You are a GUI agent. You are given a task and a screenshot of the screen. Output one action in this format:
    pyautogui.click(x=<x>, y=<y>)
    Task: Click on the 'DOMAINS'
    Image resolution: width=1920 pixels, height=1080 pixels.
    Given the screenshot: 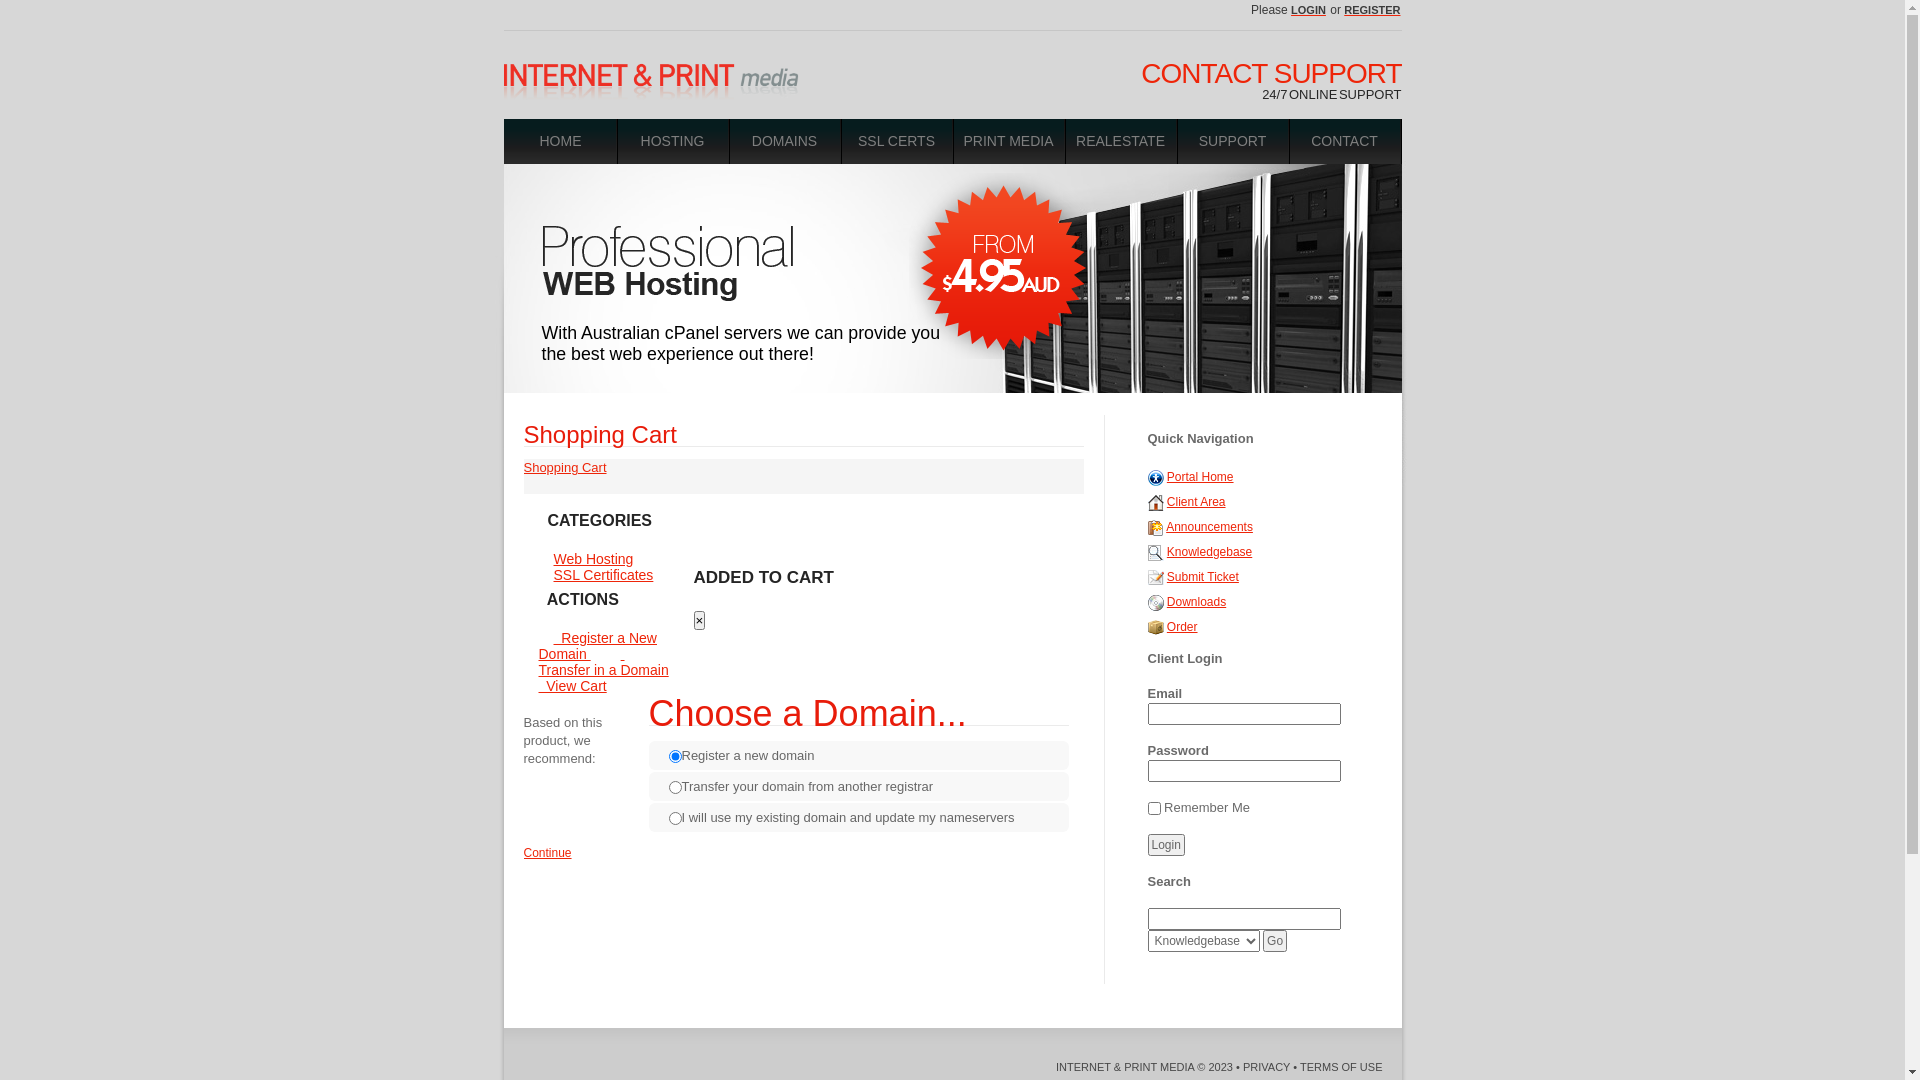 What is the action you would take?
    pyautogui.click(x=784, y=140)
    